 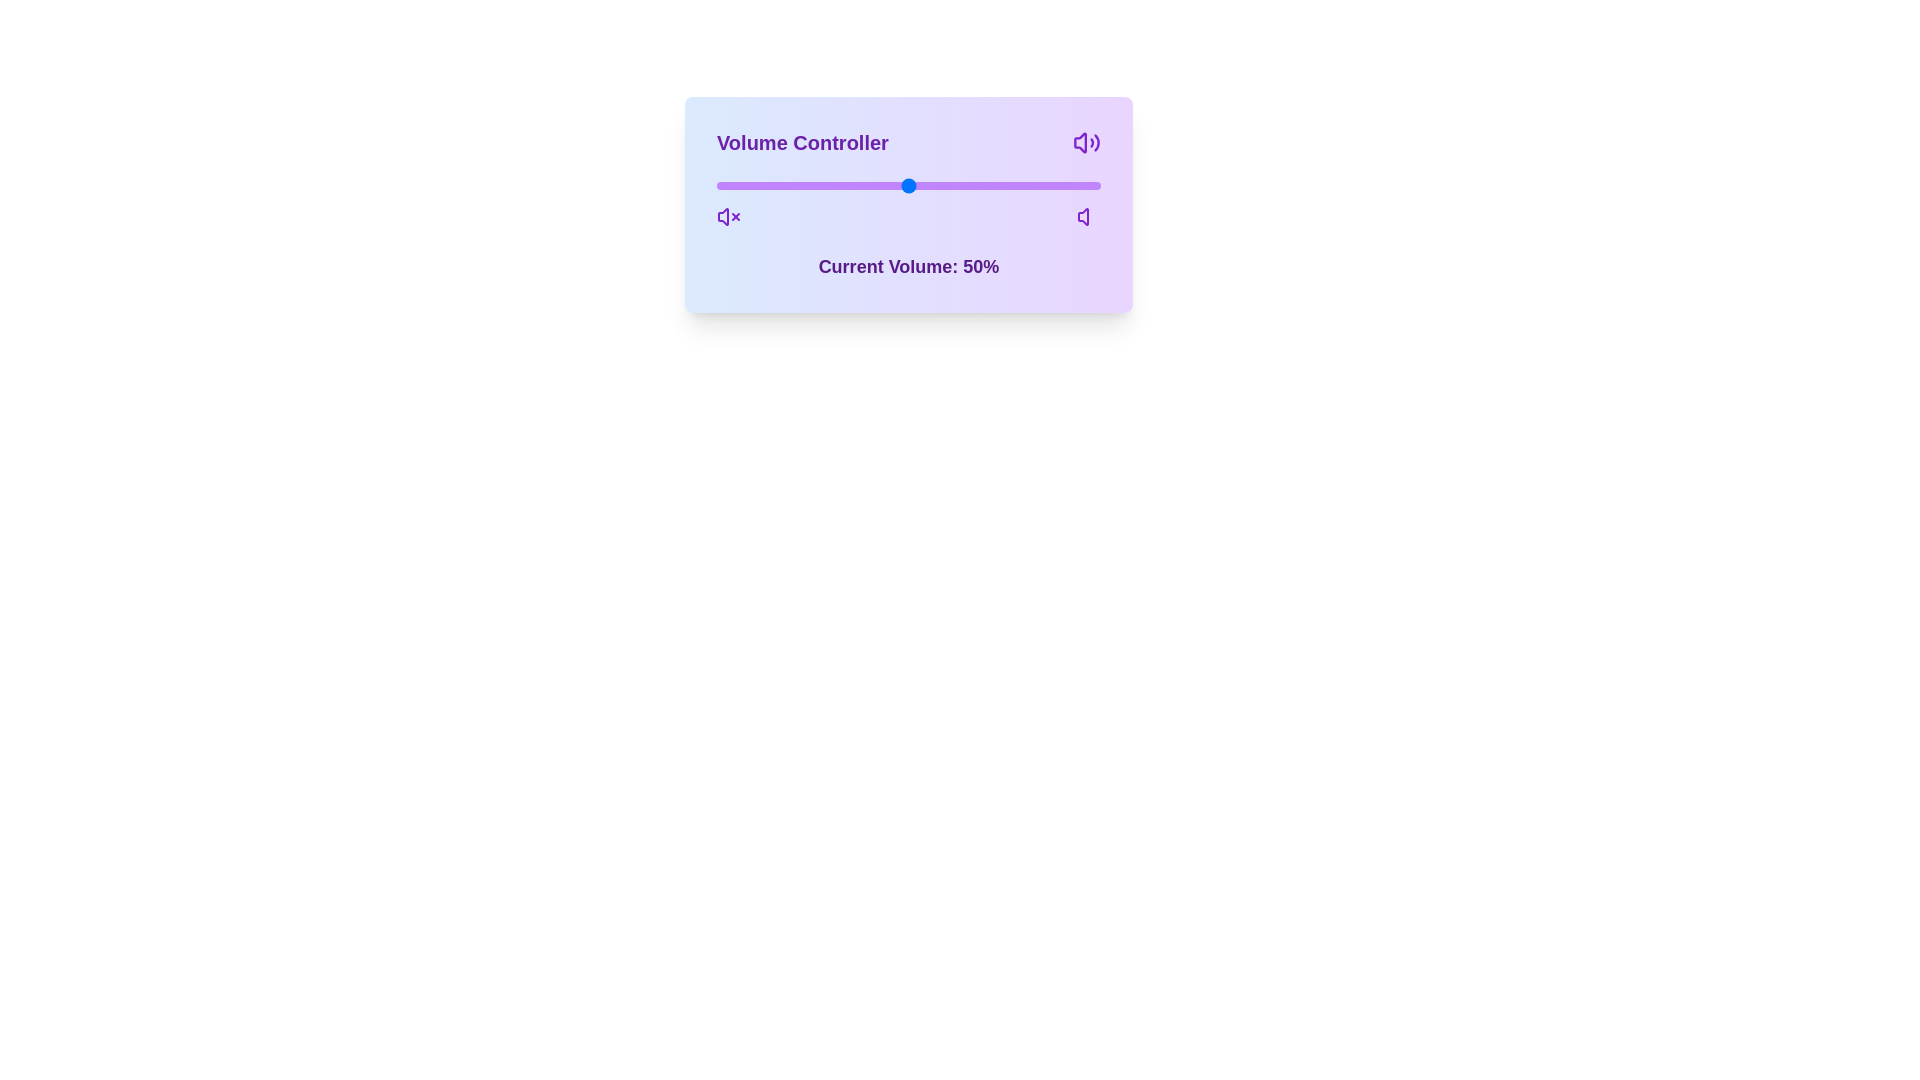 What do you see at coordinates (1024, 185) in the screenshot?
I see `the volume slider to 80%` at bounding box center [1024, 185].